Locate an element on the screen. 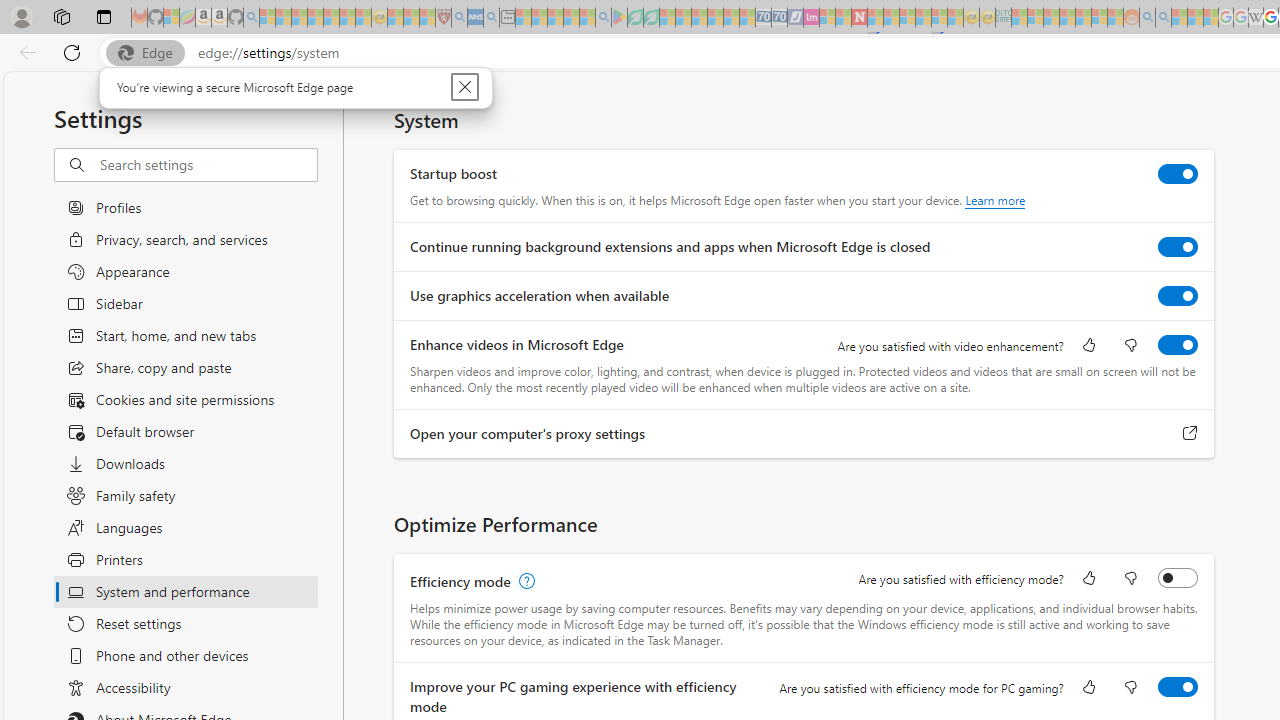 Image resolution: width=1280 pixels, height=720 pixels. 'Open your computer' is located at coordinates (1190, 433).